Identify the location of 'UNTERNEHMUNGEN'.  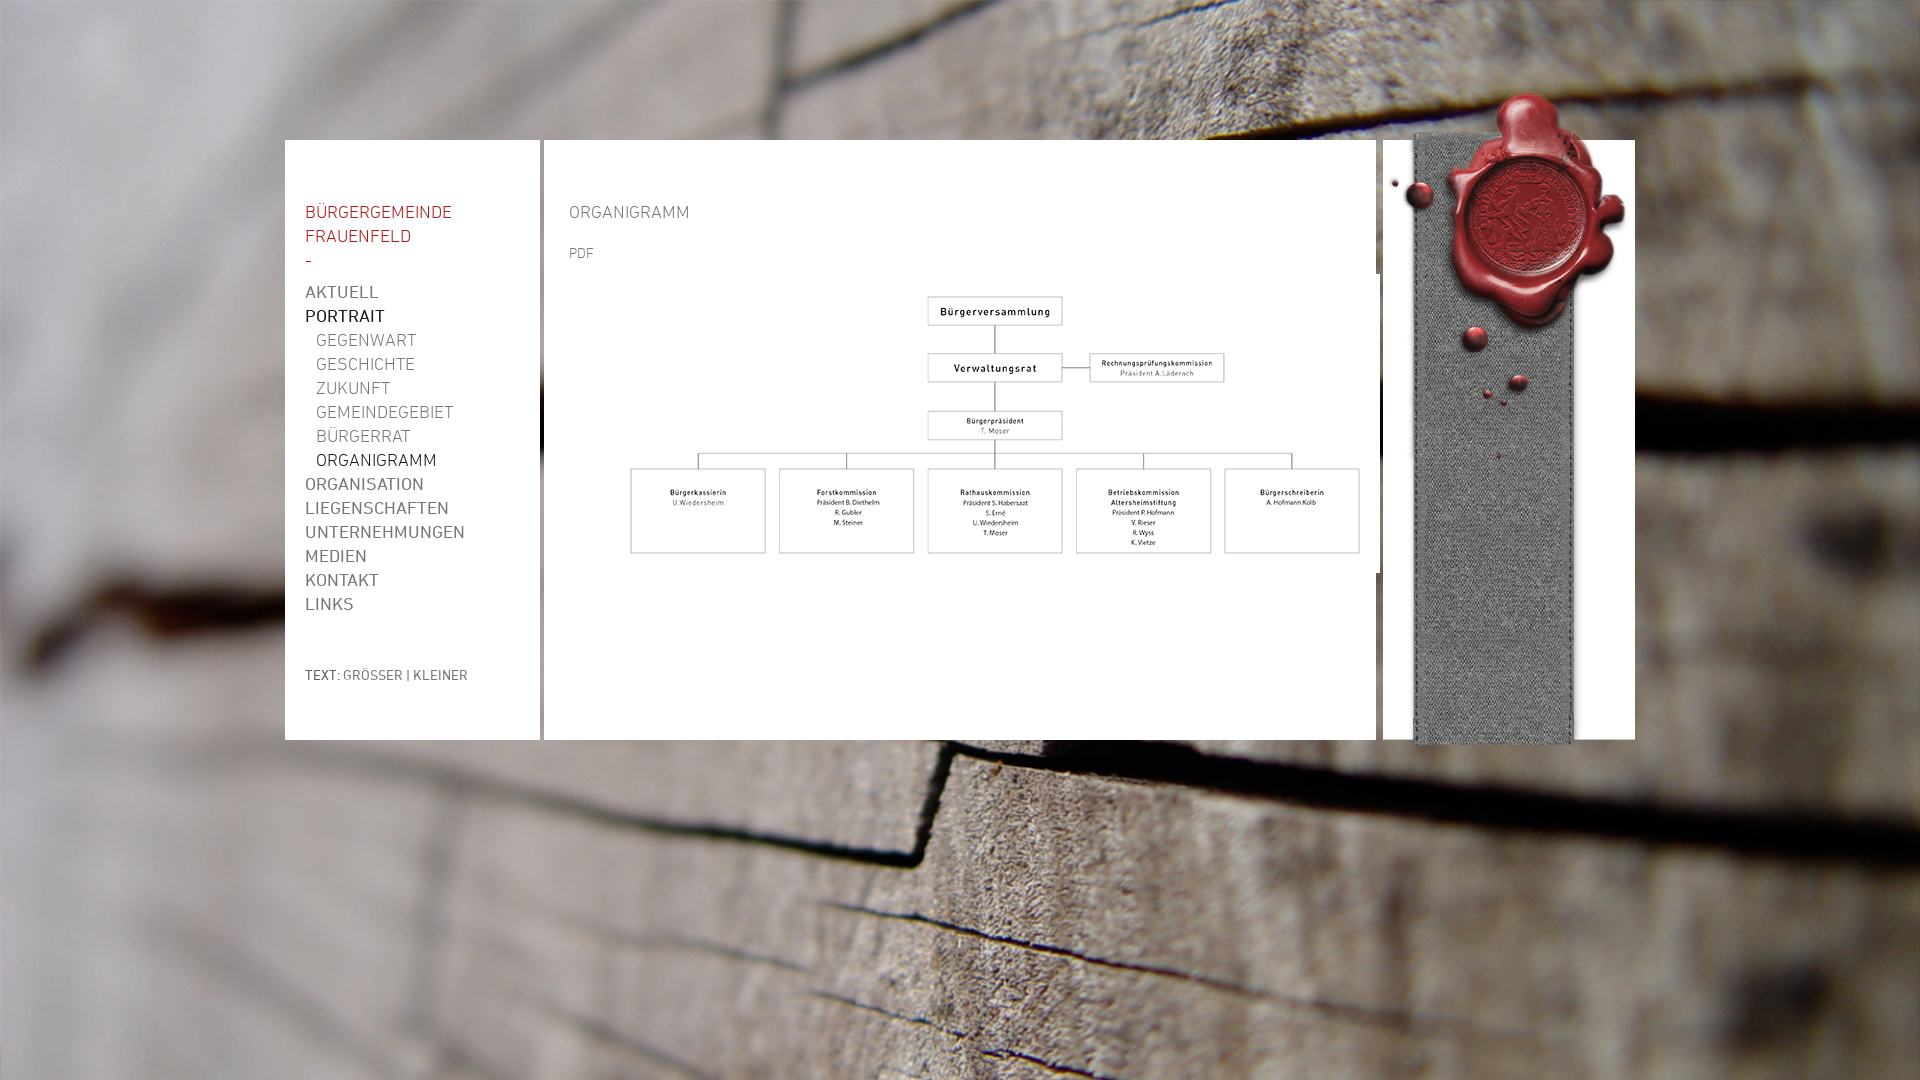
(283, 531).